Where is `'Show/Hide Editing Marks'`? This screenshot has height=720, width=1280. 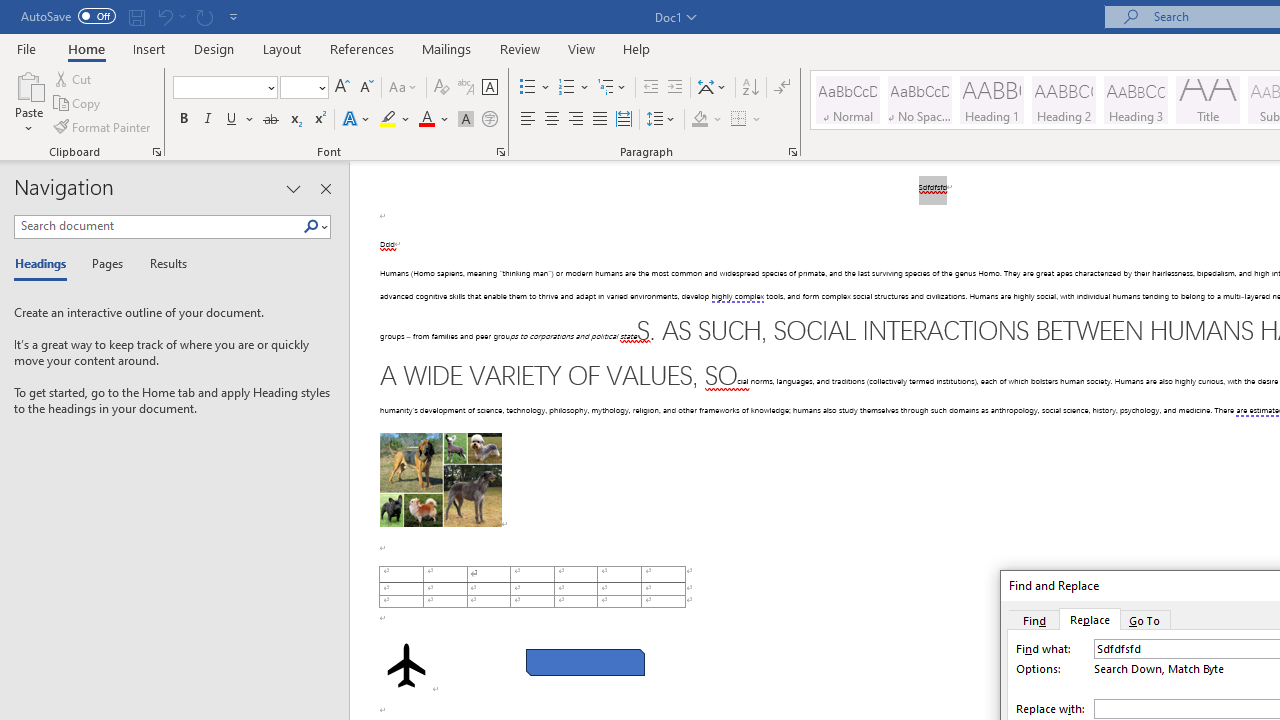 'Show/Hide Editing Marks' is located at coordinates (781, 86).